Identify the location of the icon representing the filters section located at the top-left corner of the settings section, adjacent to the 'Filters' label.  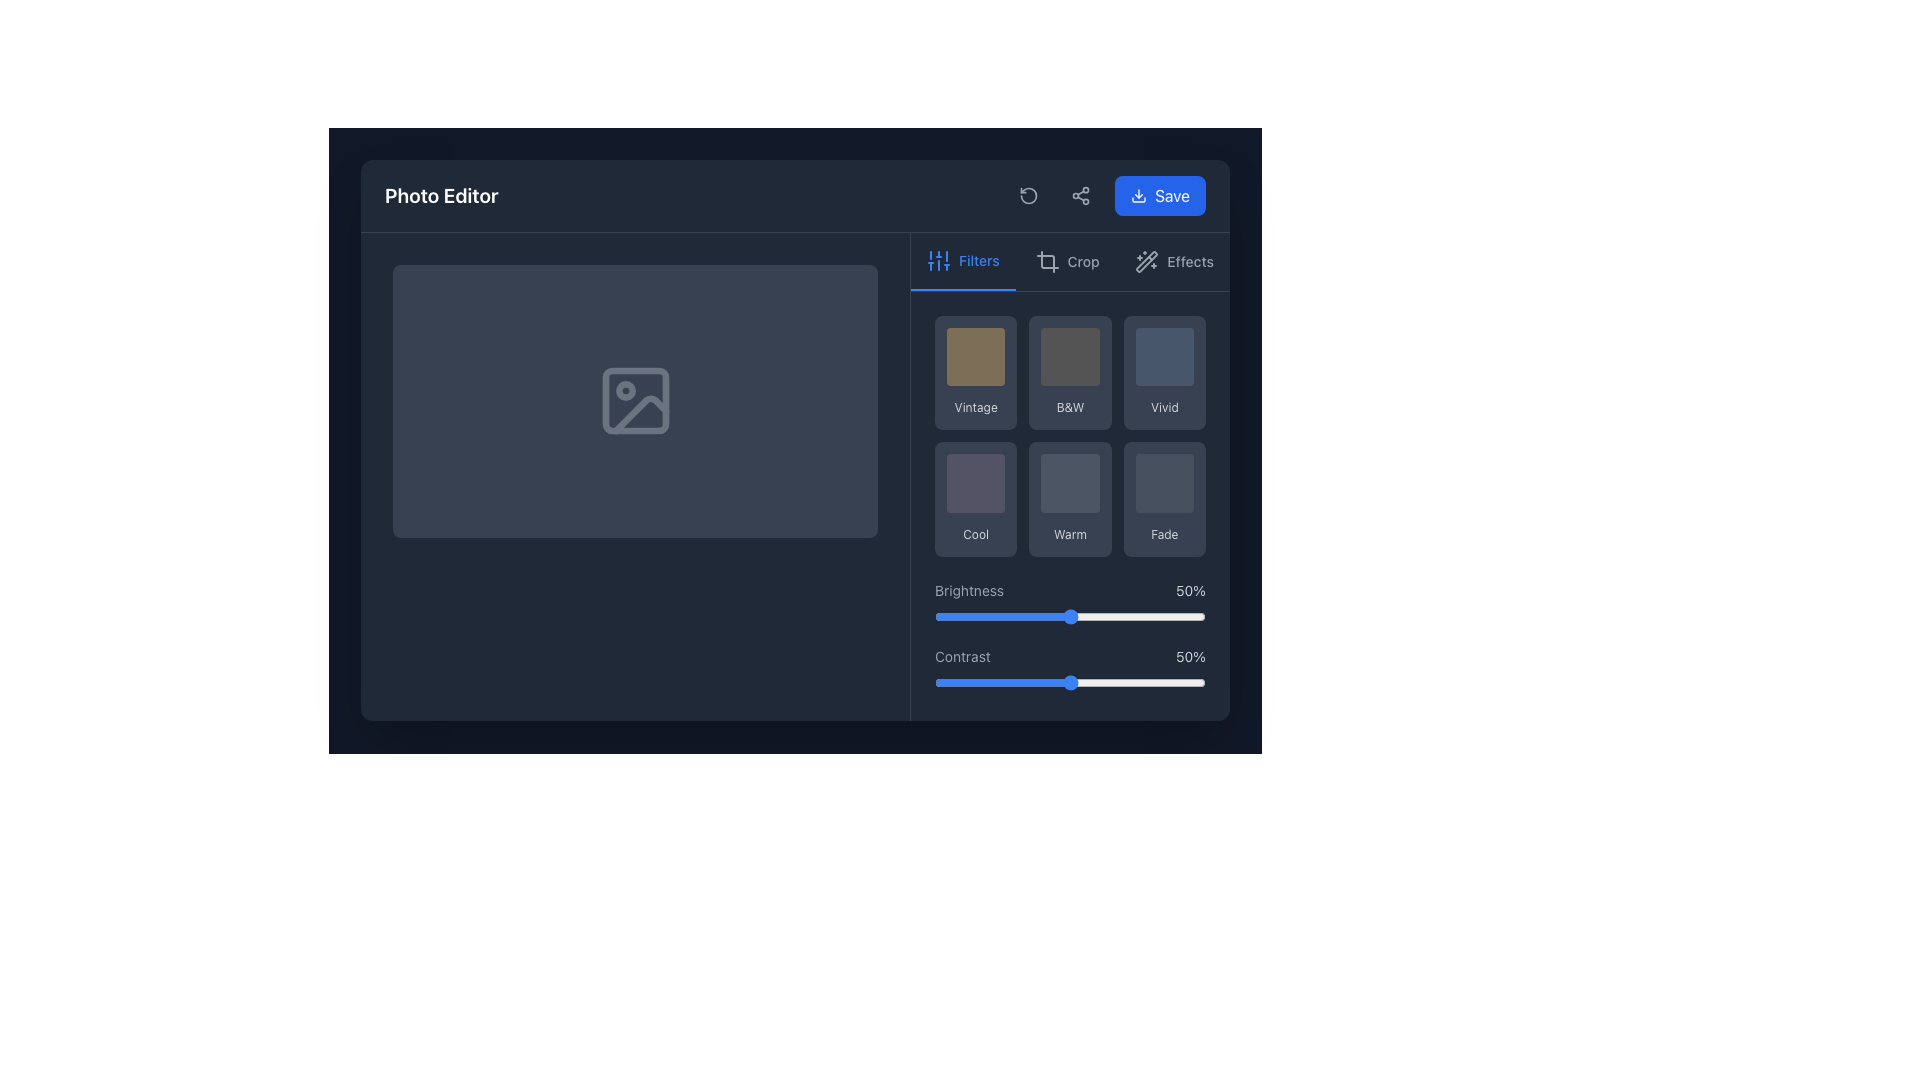
(938, 260).